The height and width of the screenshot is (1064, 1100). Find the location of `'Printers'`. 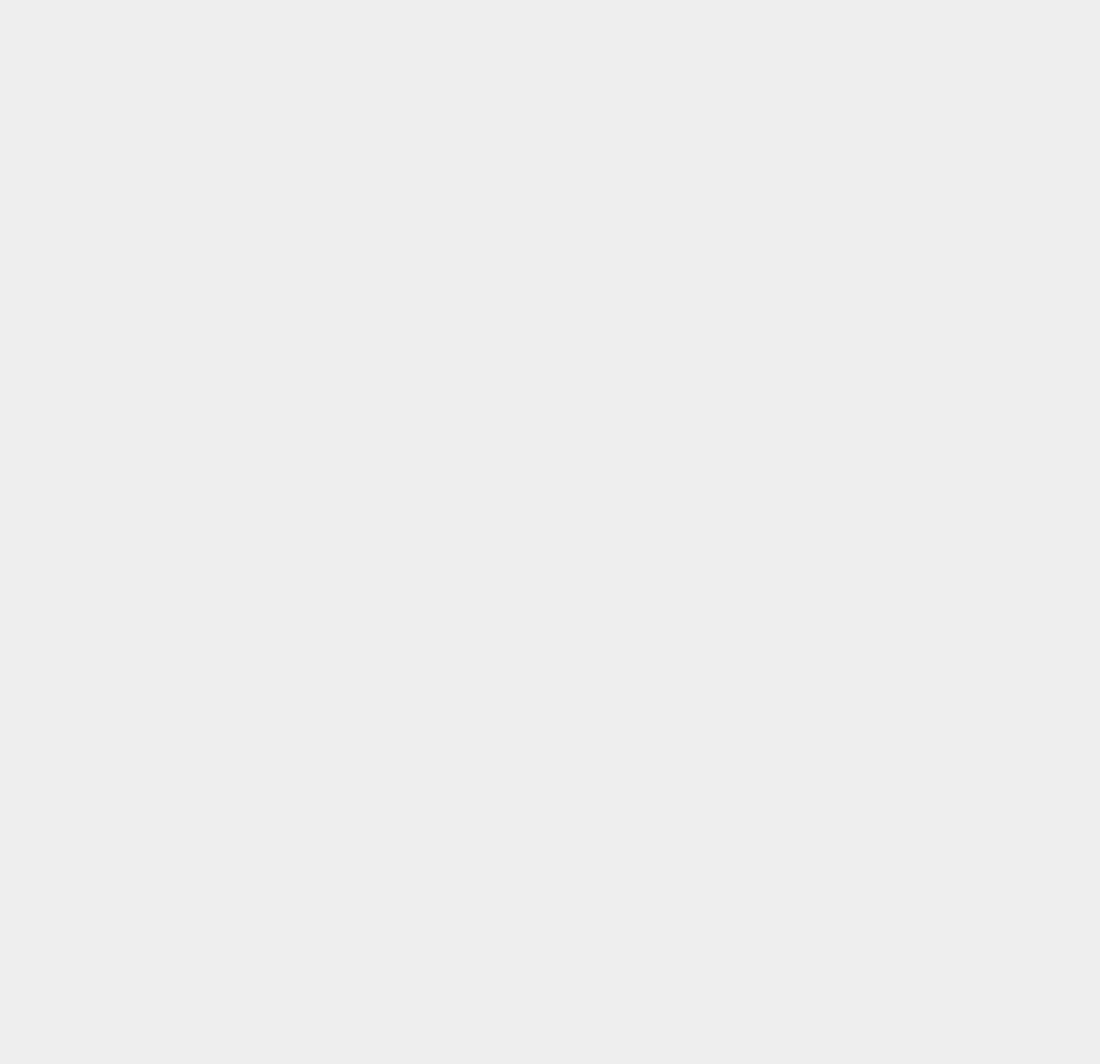

'Printers' is located at coordinates (778, 576).